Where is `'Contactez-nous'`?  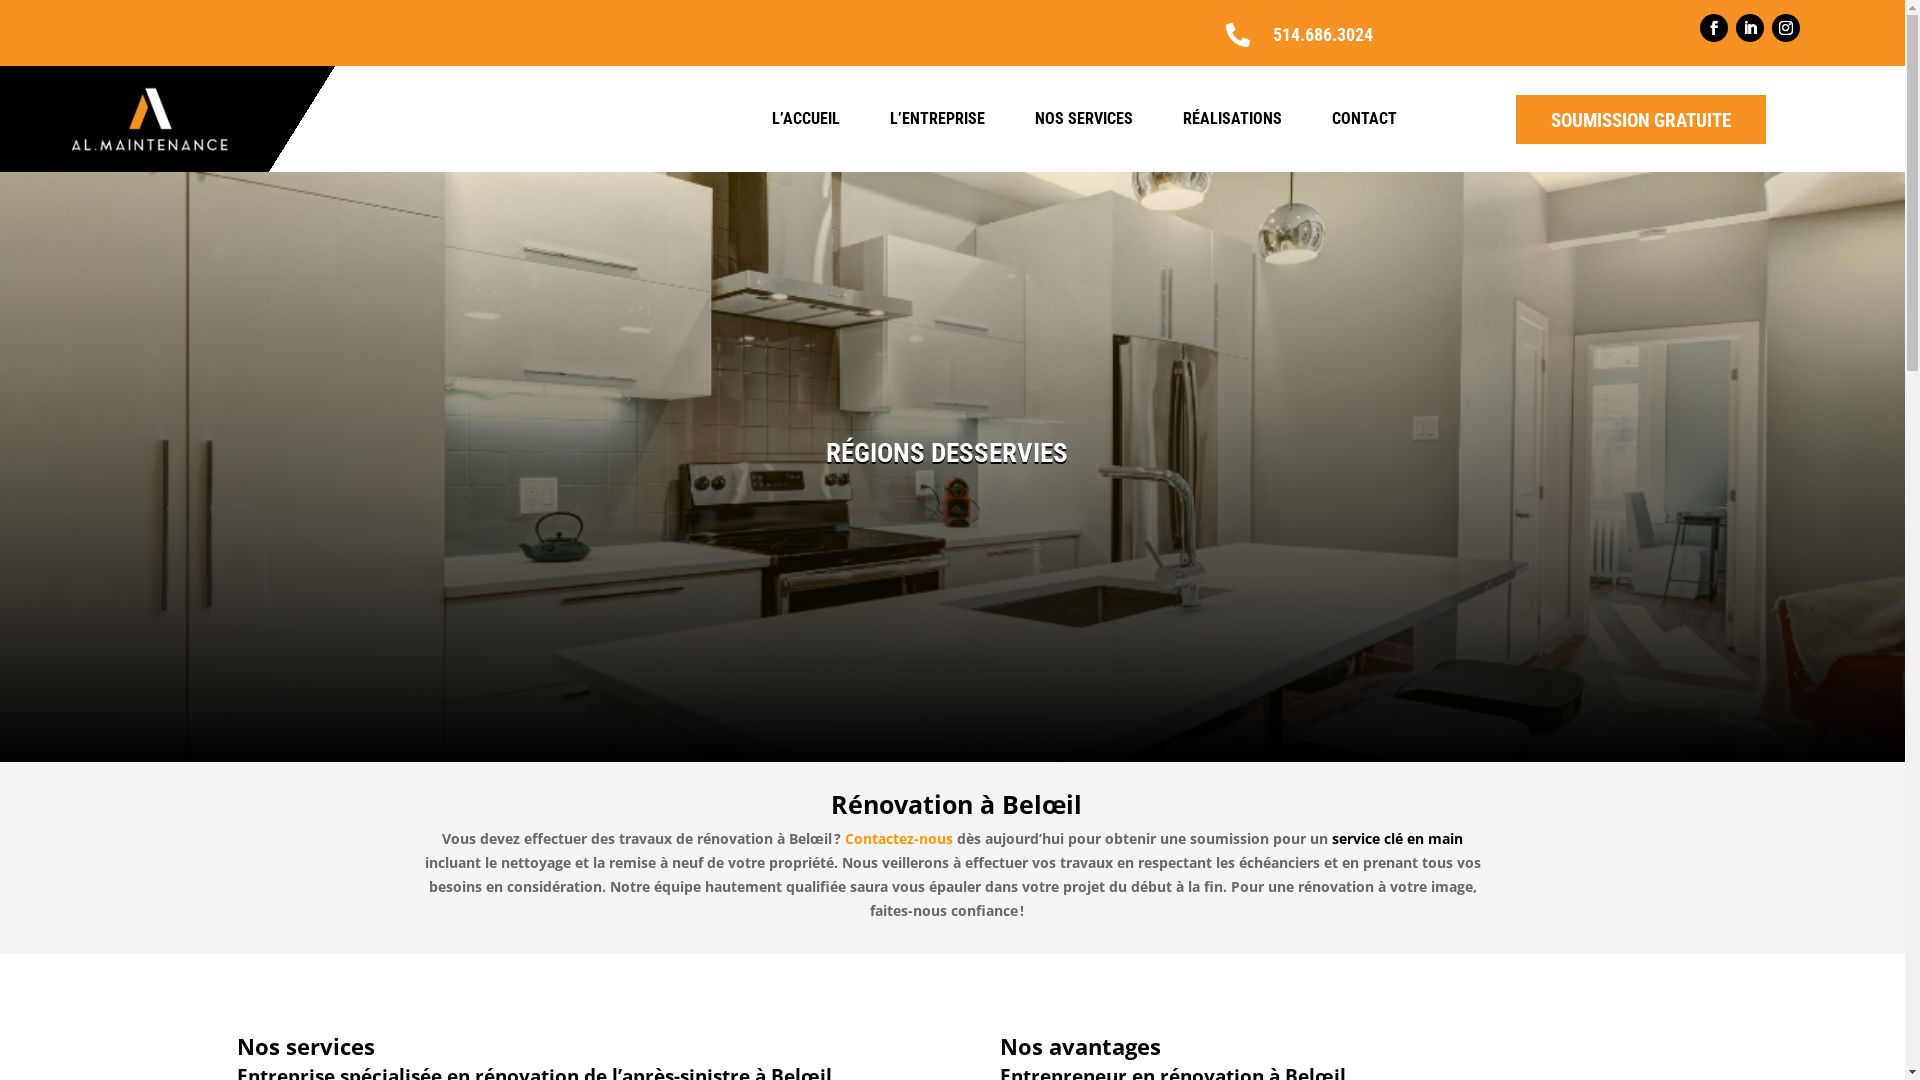 'Contactez-nous' is located at coordinates (900, 838).